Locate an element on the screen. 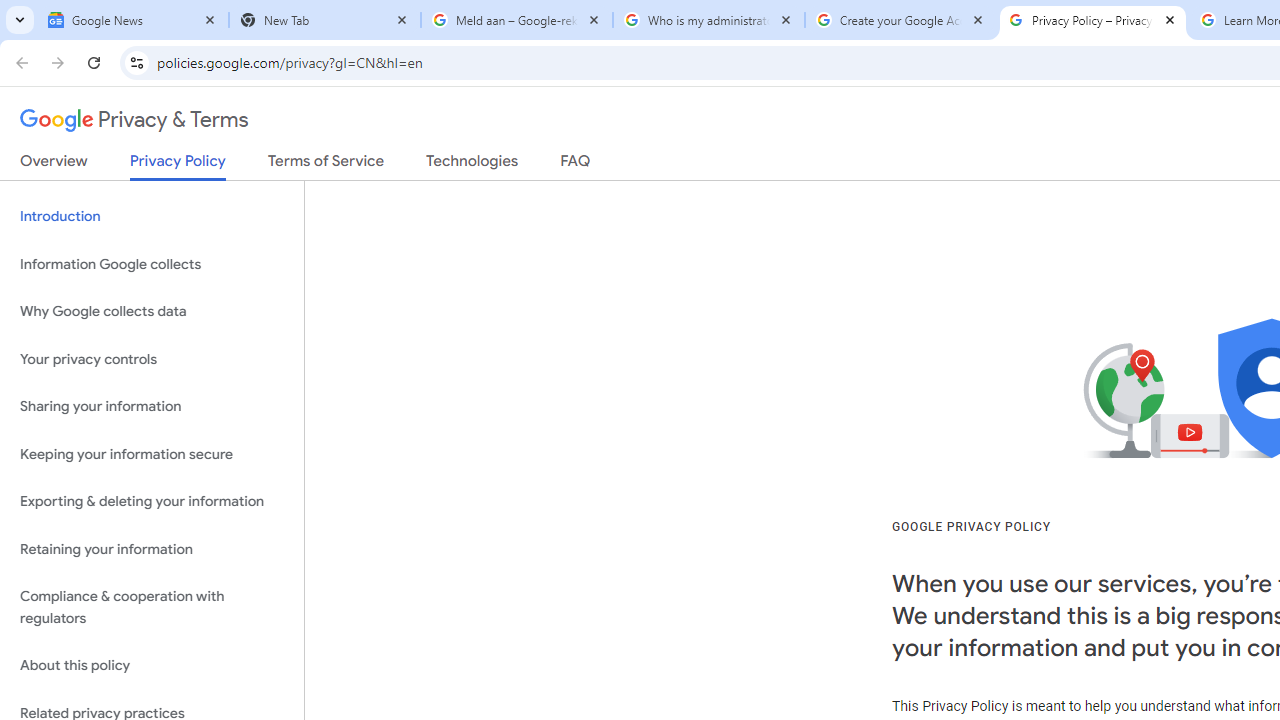  'New Tab' is located at coordinates (325, 20).